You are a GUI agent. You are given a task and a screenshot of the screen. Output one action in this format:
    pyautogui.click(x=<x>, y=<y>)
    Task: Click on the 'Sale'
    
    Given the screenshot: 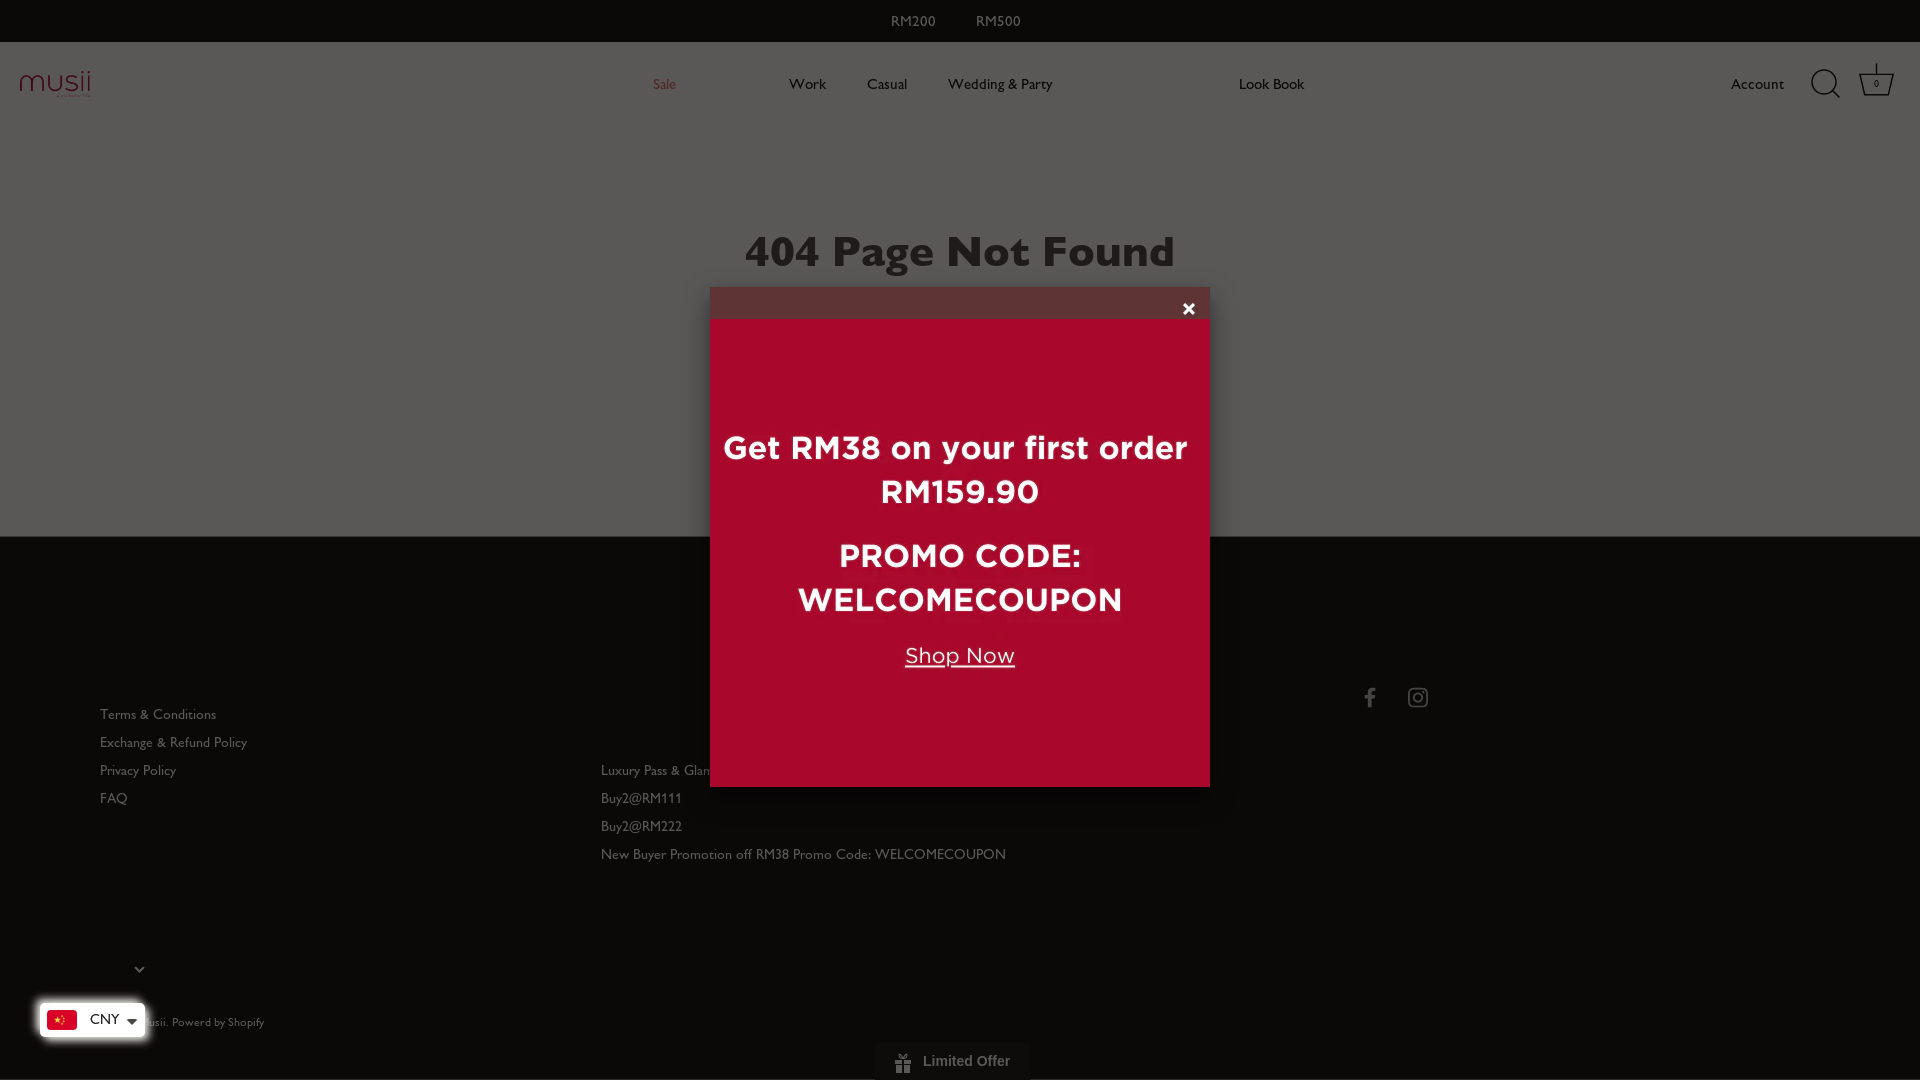 What is the action you would take?
    pyautogui.click(x=632, y=83)
    